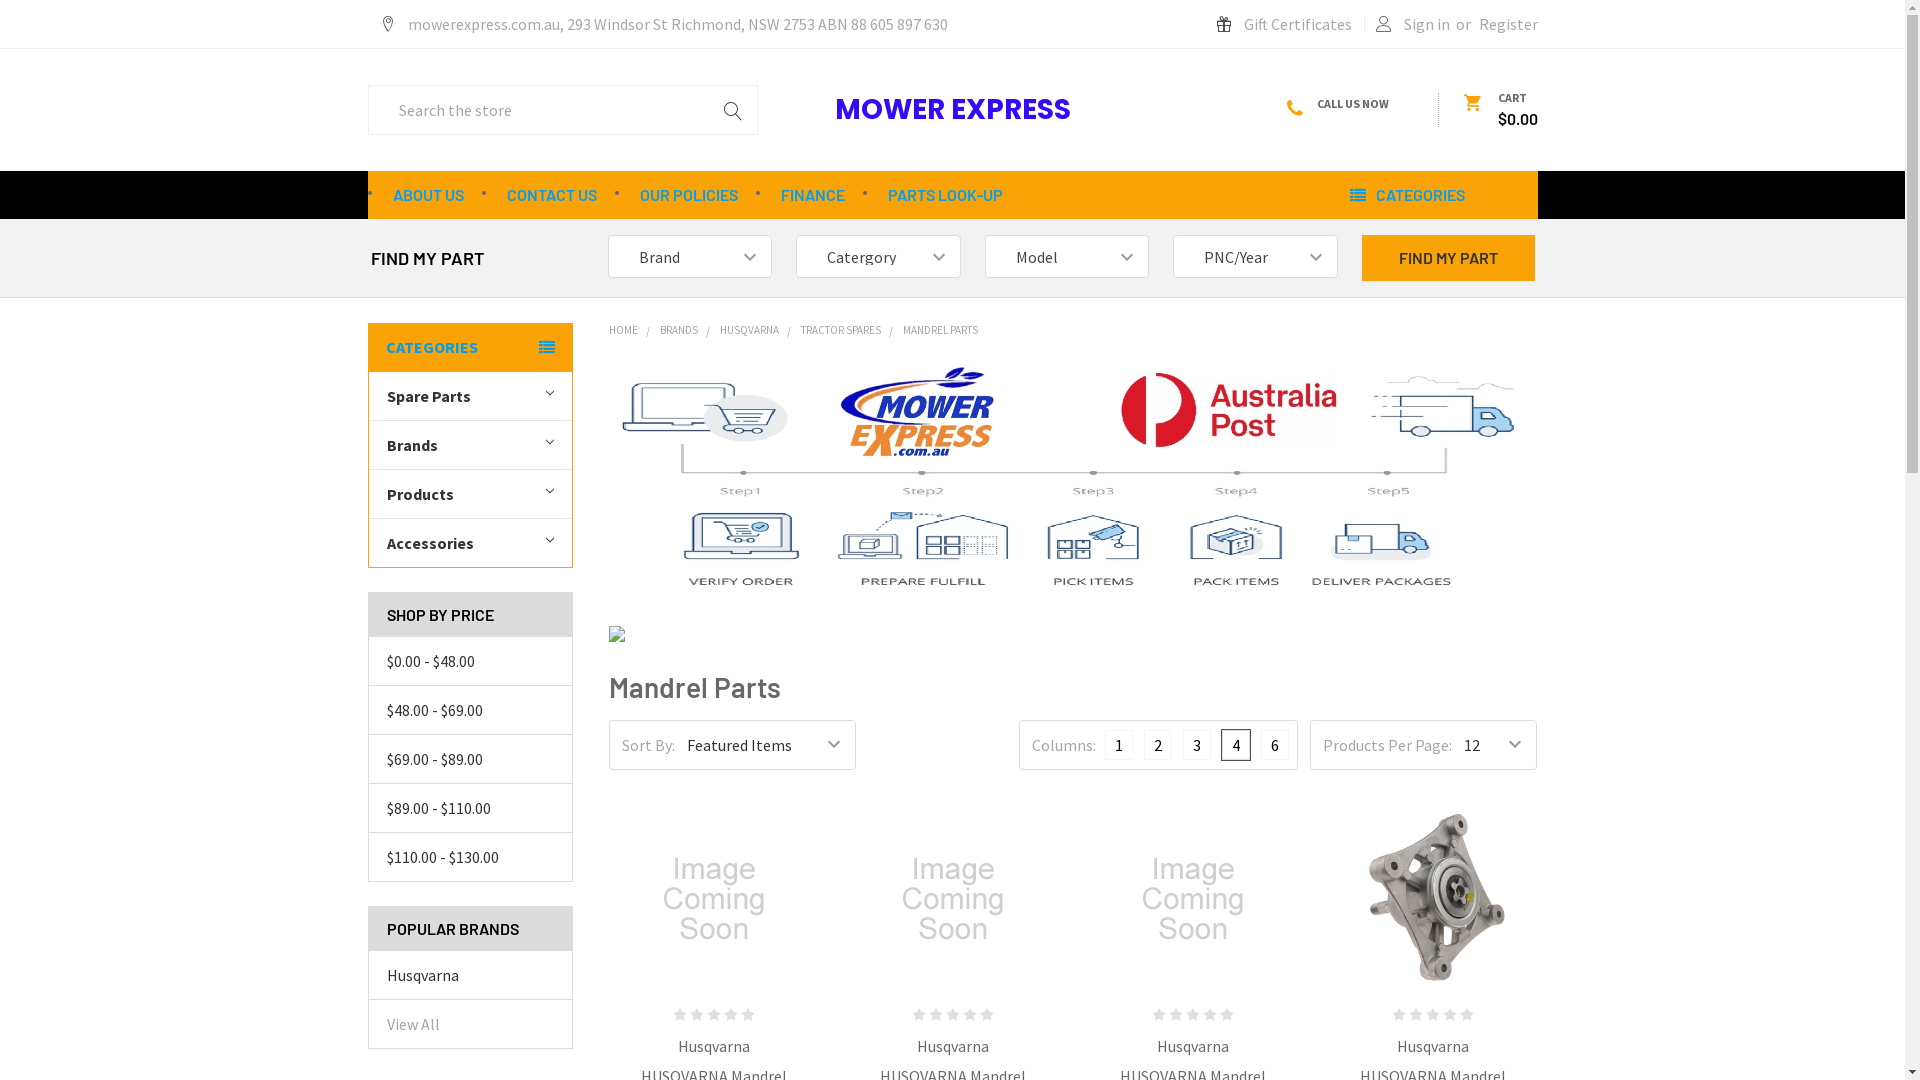 This screenshot has height=1080, width=1920. I want to click on 'CALL US NOW', so click(1348, 104).